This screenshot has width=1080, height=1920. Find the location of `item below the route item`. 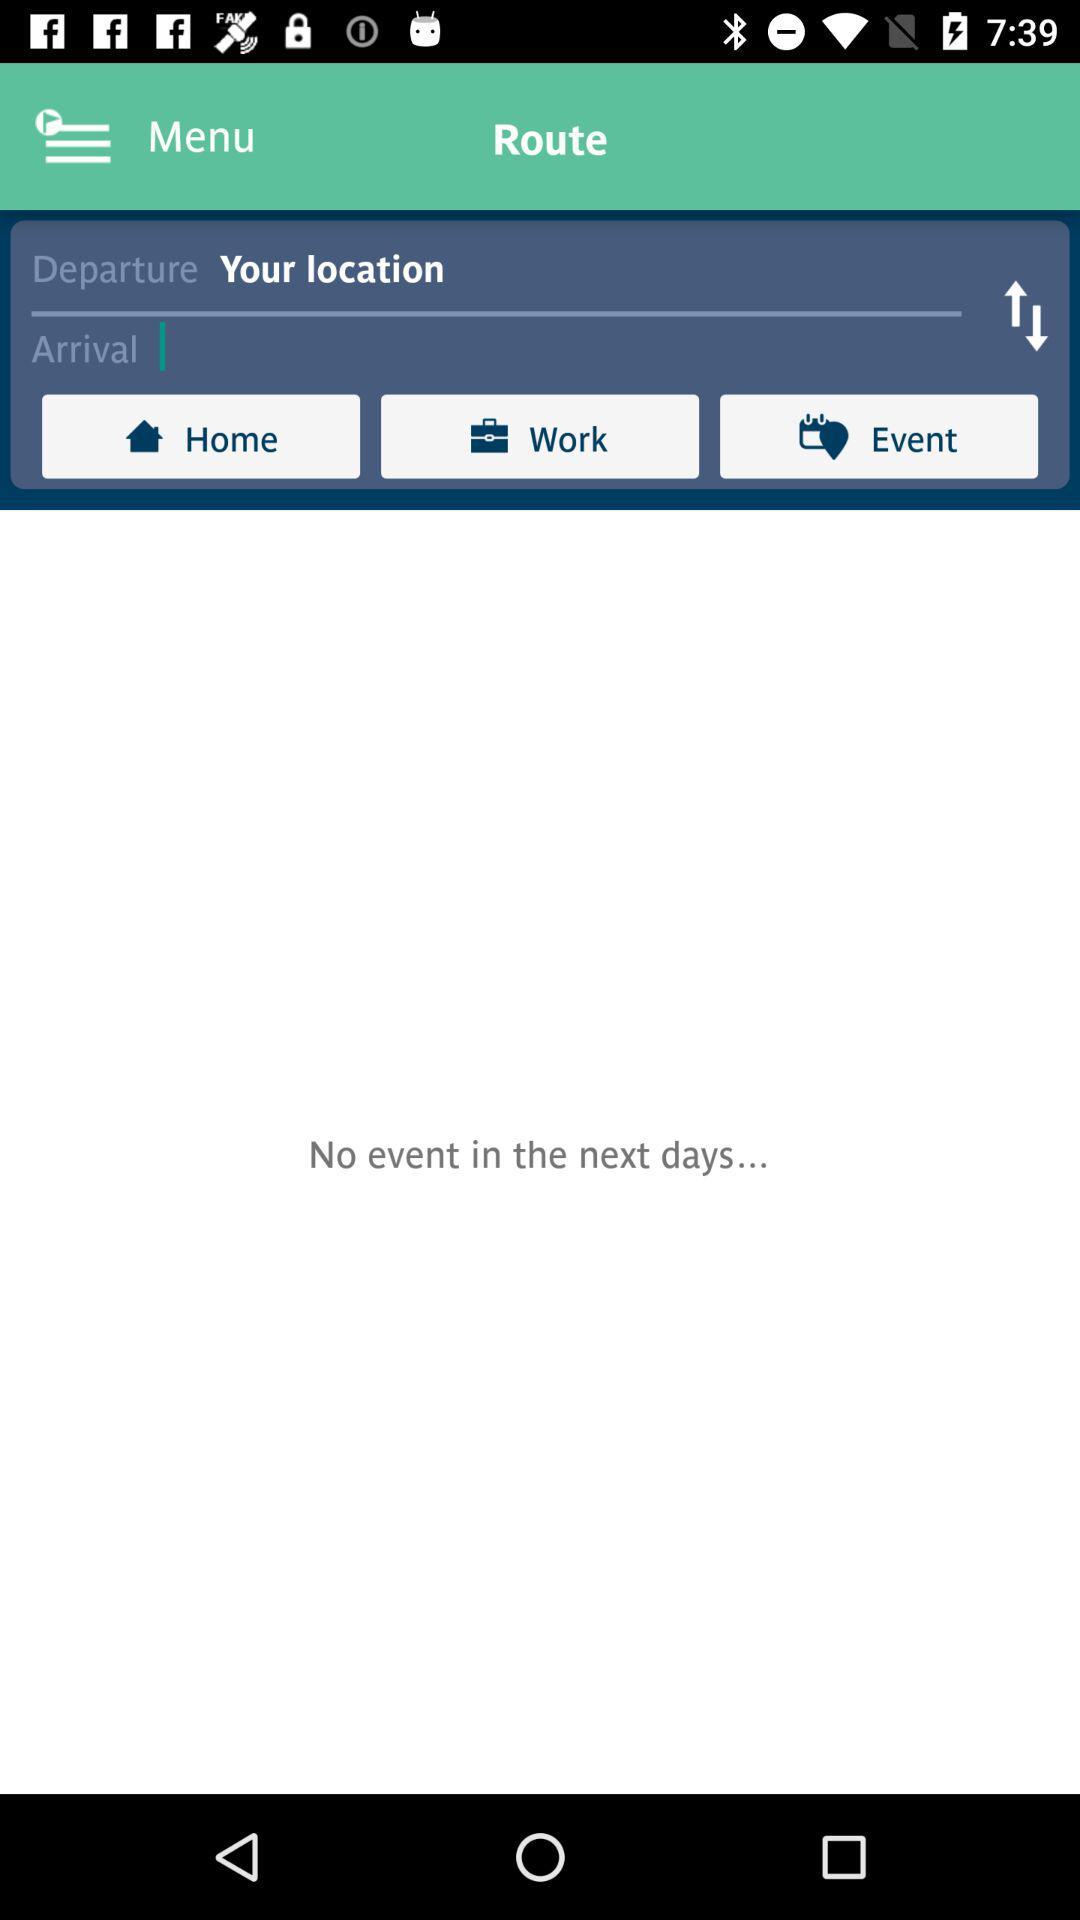

item below the route item is located at coordinates (600, 264).